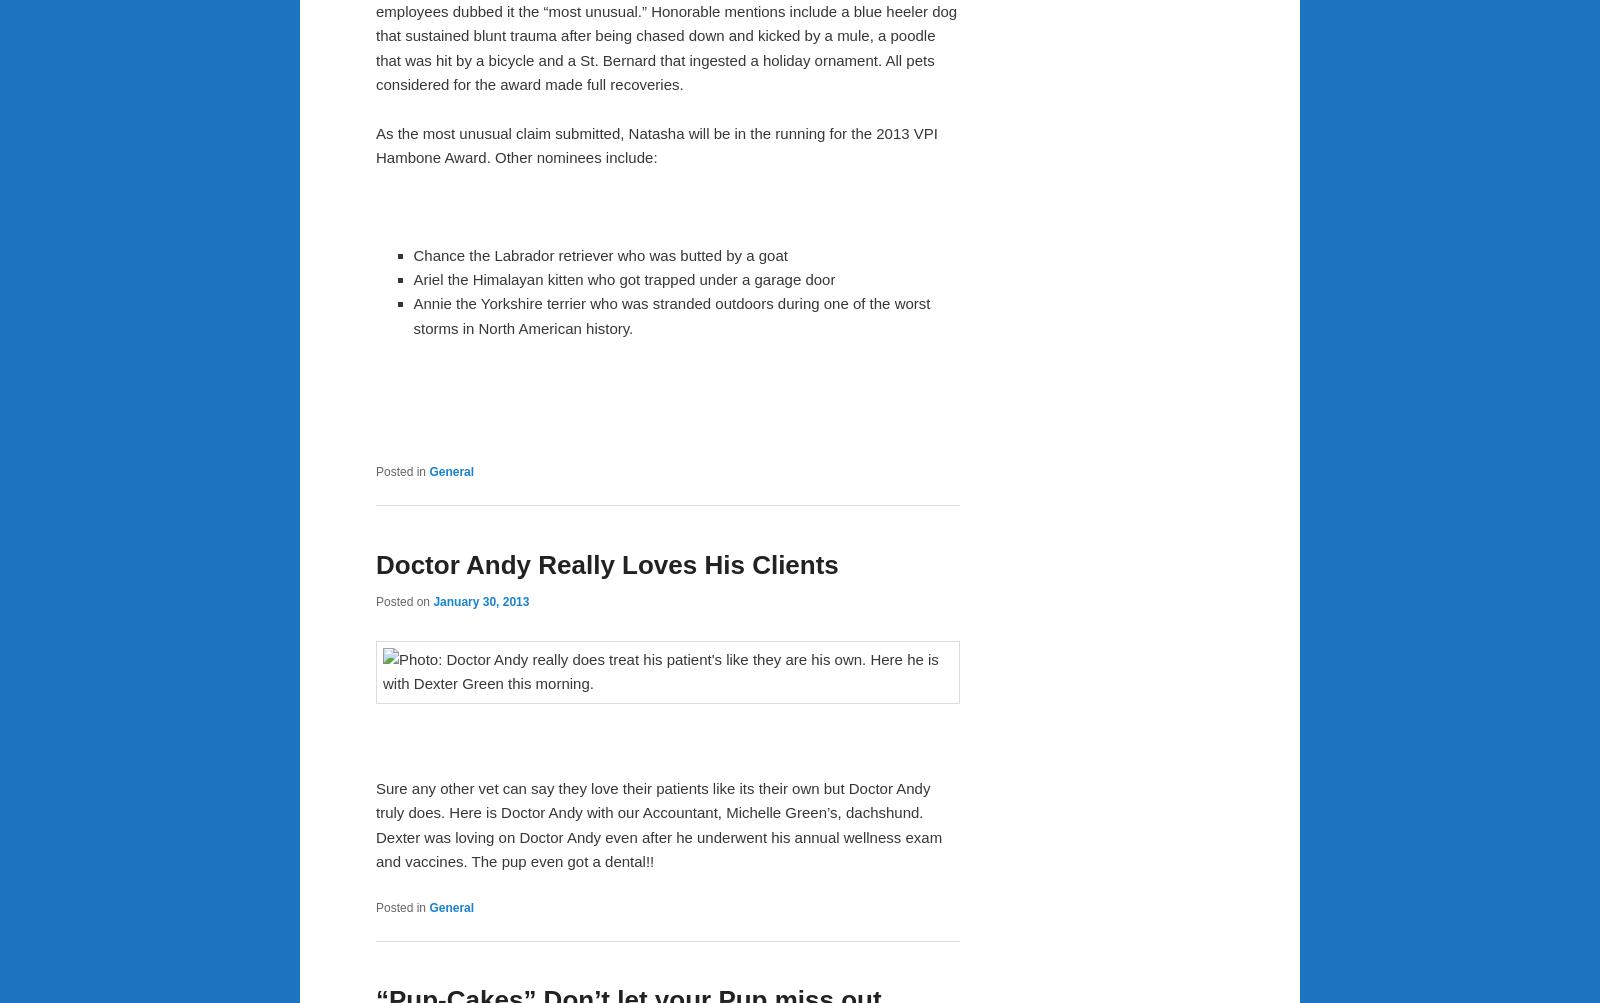  Describe the element at coordinates (659, 823) in the screenshot. I see `'Sure any other vet can say they love their patients like its their own but Doctor Andy truly does. Here is Doctor Andy with our Accountant, Michelle Green’s, dachshund. Dexter was loving on Doctor Andy even after he underwent his annual wellness exam and vaccines. The pup even got a dental!!'` at that location.